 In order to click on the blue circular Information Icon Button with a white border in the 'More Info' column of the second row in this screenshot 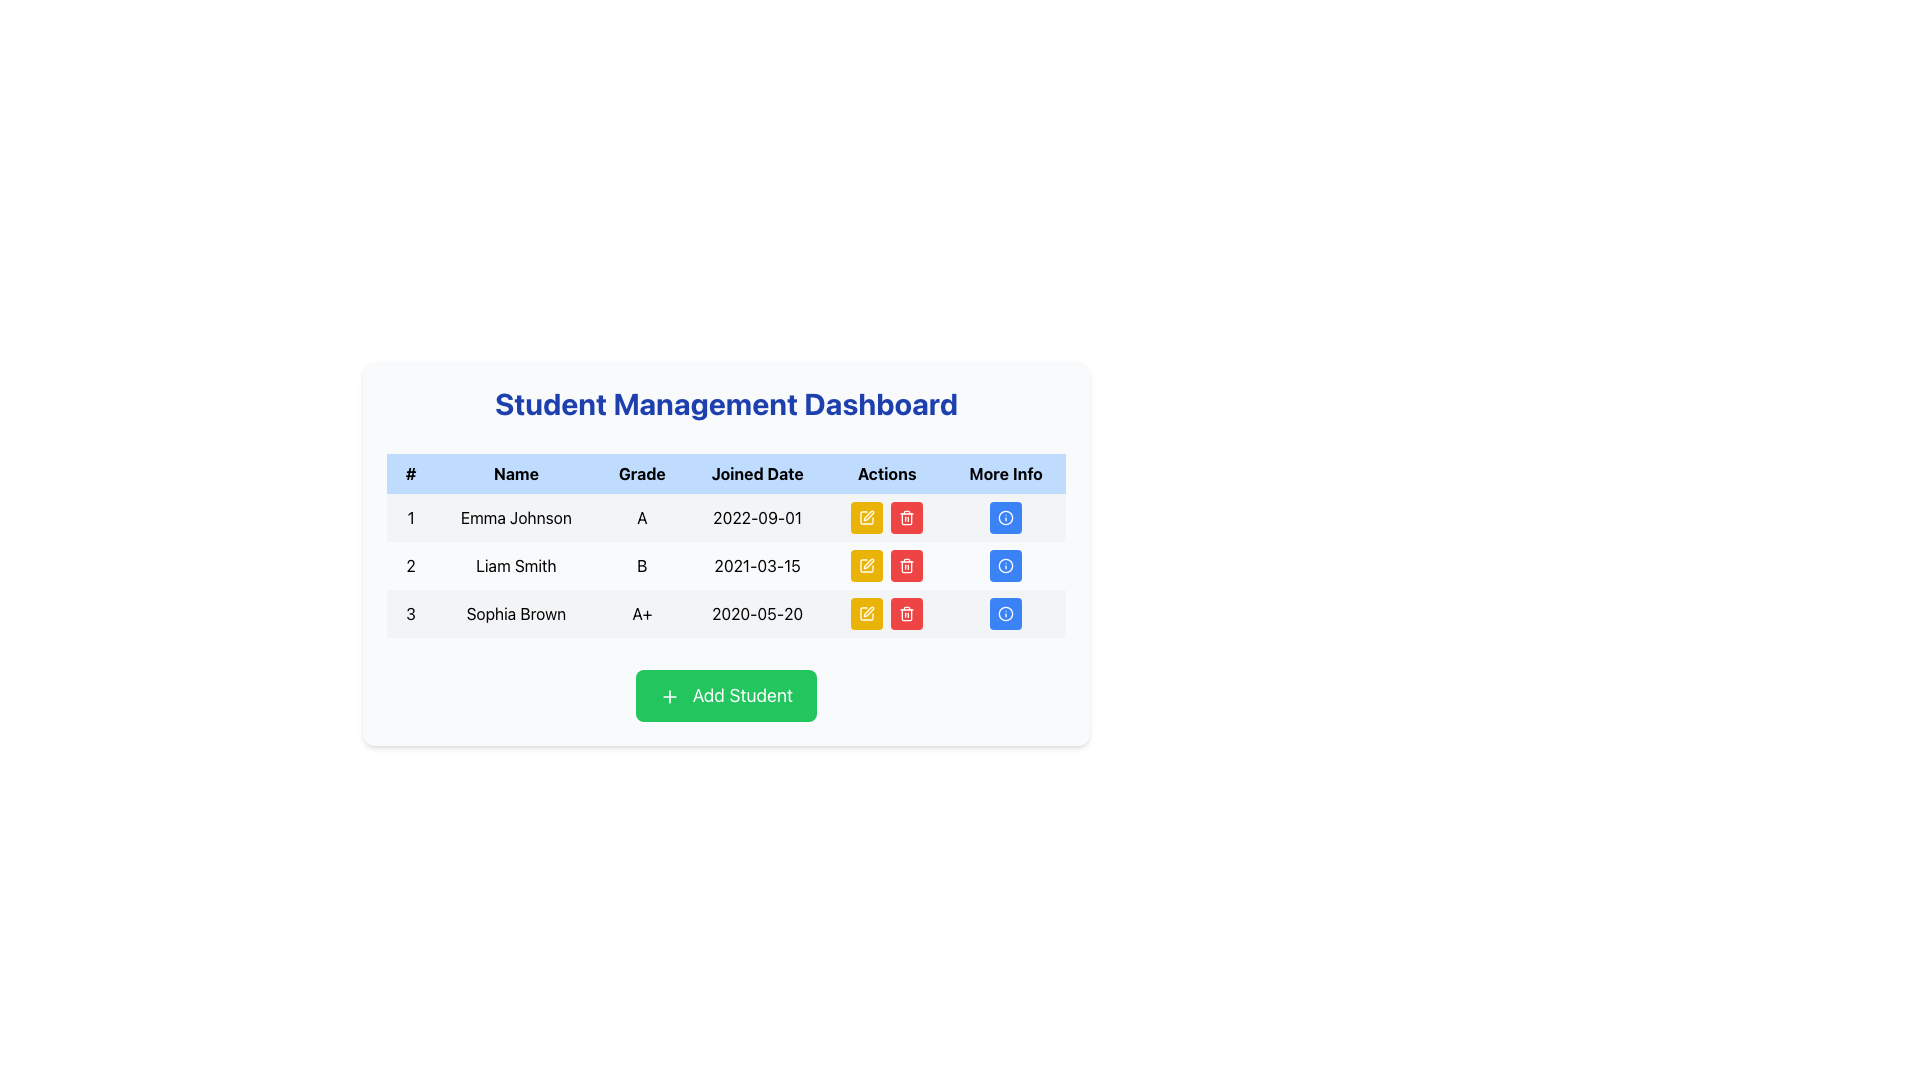, I will do `click(1006, 566)`.